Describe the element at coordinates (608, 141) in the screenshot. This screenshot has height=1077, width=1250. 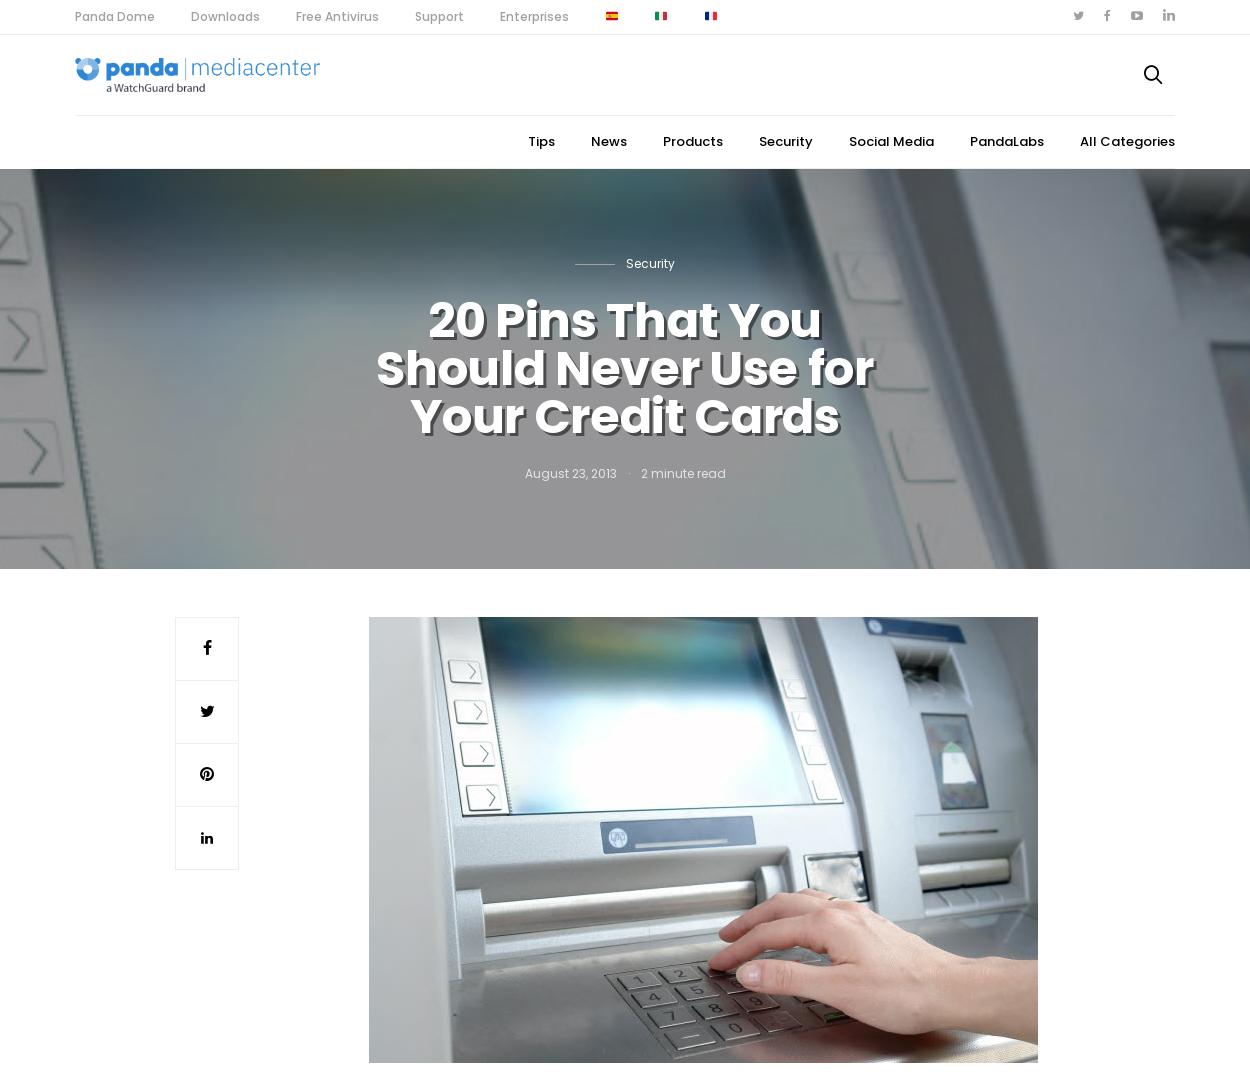
I see `'News'` at that location.